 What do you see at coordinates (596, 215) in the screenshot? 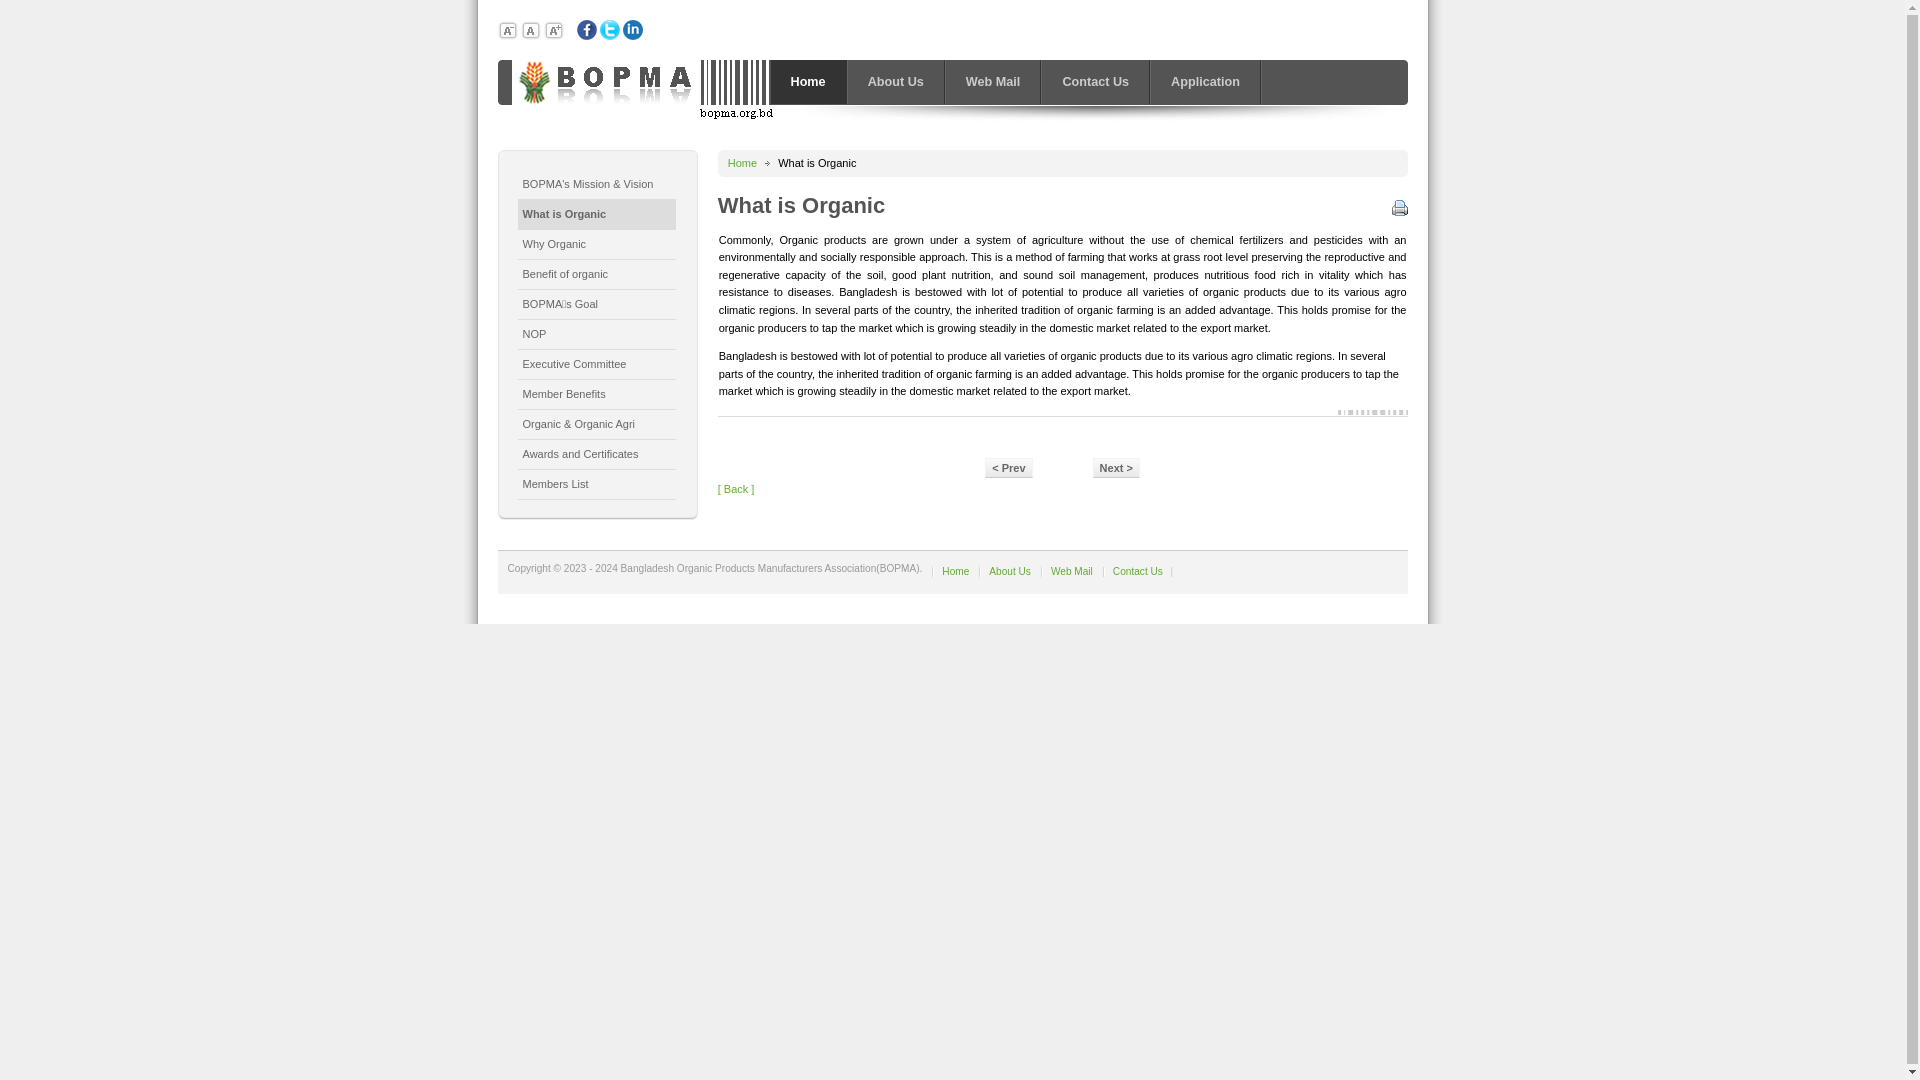
I see `'What is Organic'` at bounding box center [596, 215].